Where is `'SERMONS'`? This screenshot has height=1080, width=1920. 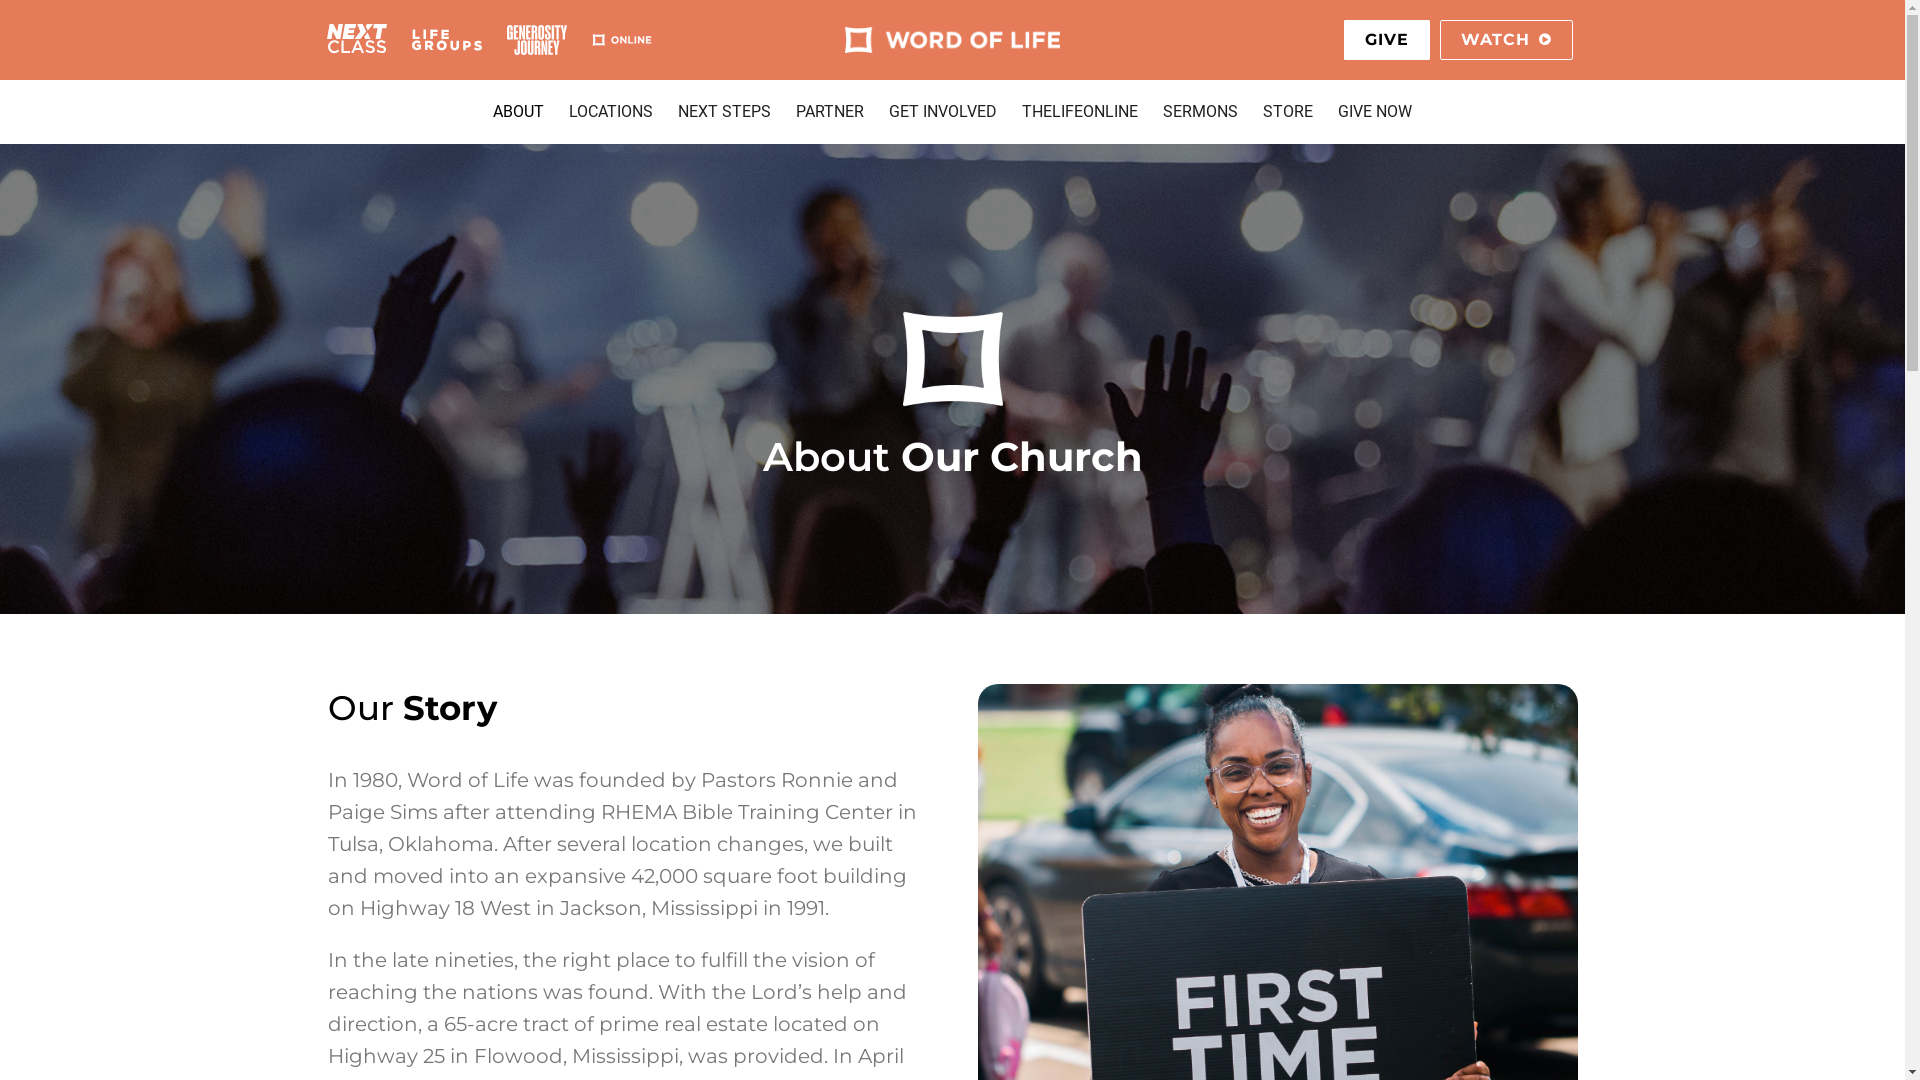 'SERMONS' is located at coordinates (1162, 111).